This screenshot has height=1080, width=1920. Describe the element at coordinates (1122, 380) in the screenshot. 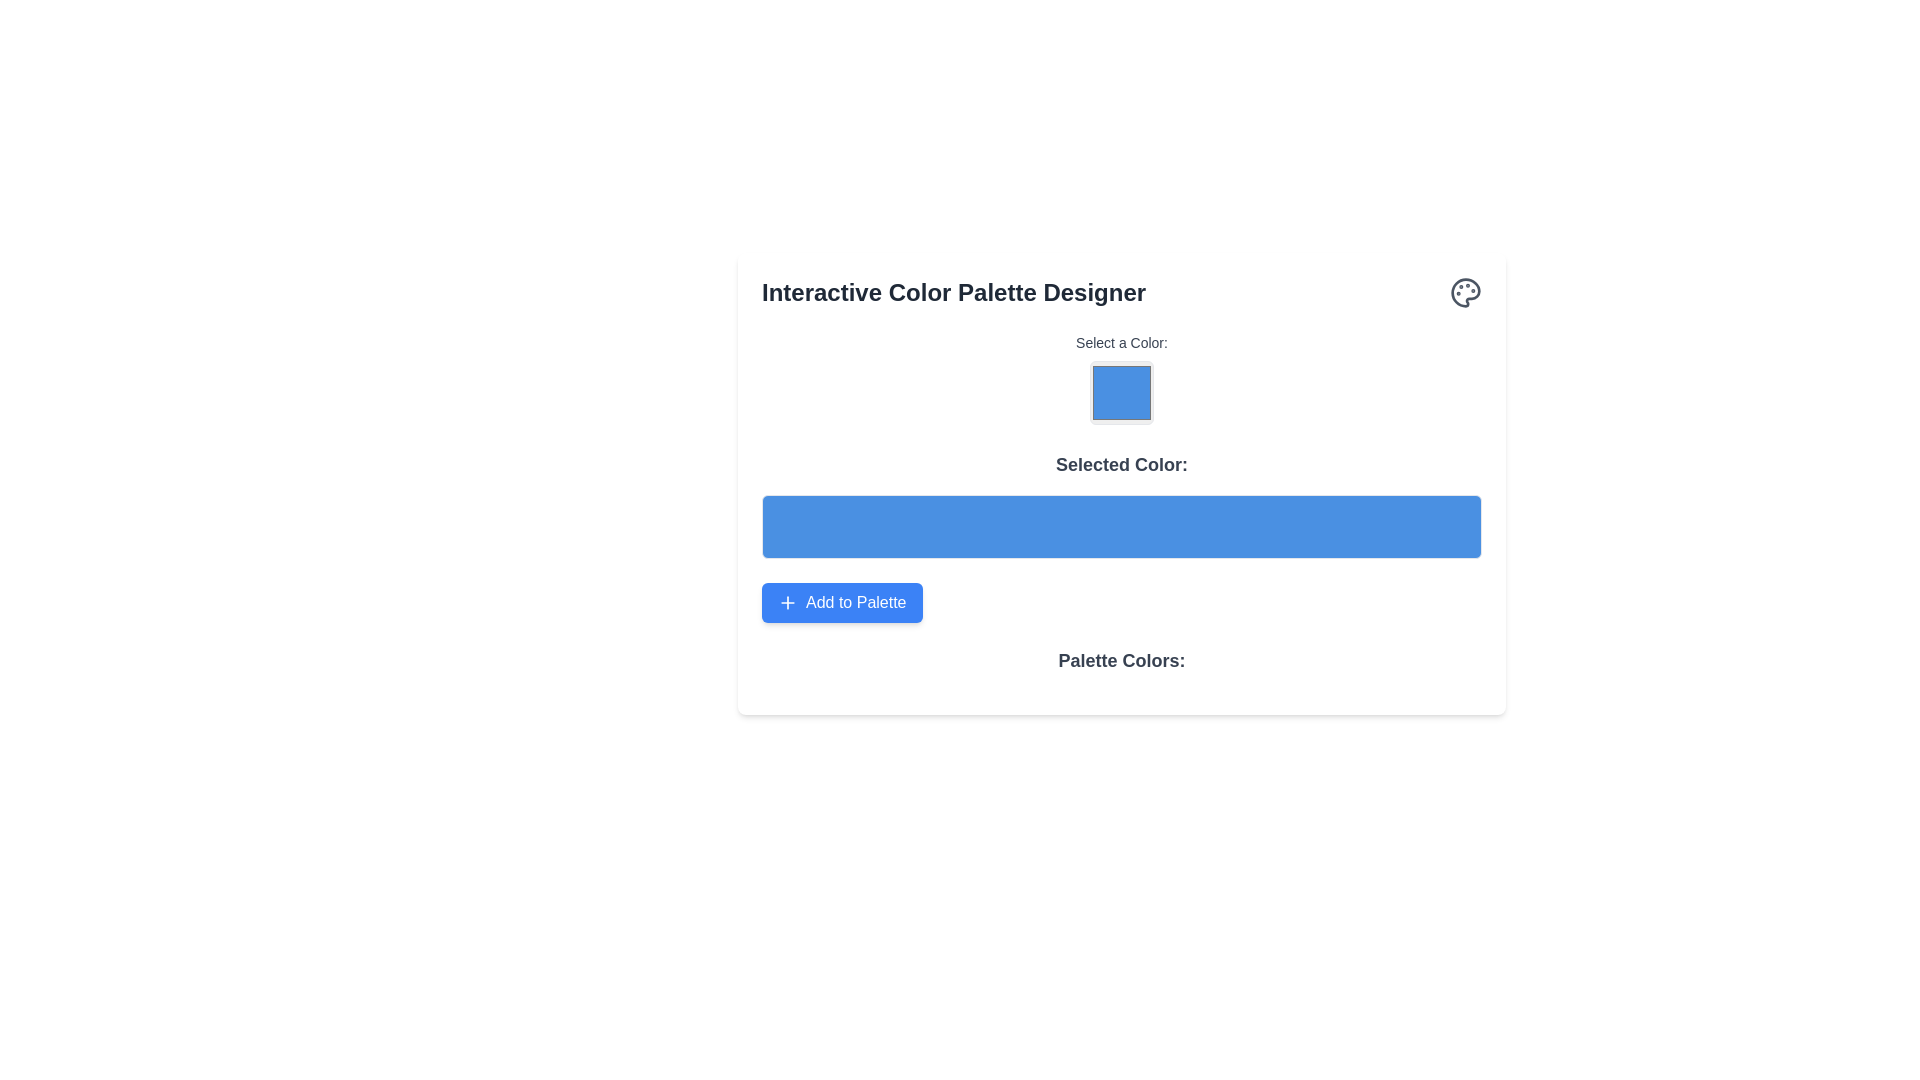

I see `and drop the Color Picker Element, which is a medium-sized blue square located under the 'Select a Color:' label in the 'Interactive Color Palette Designer' panel` at that location.